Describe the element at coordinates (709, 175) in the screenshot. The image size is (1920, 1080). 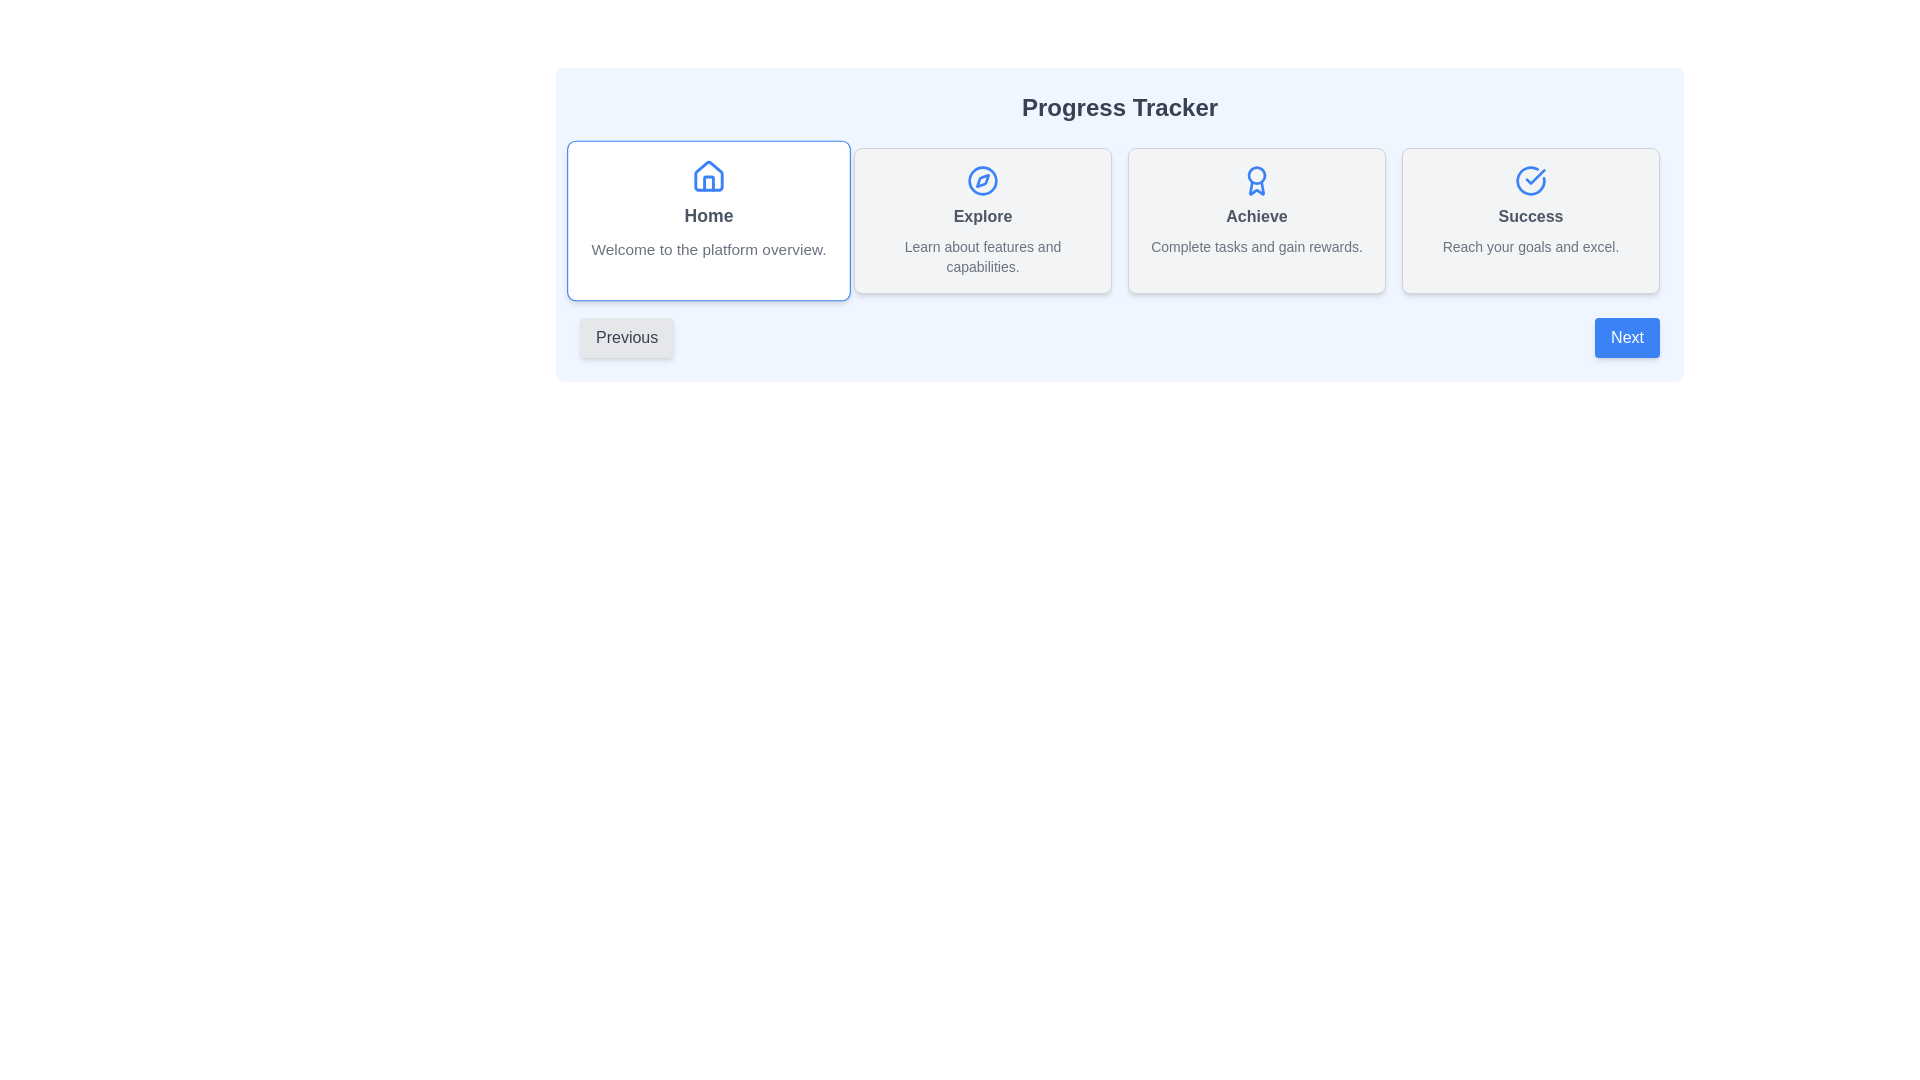
I see `the Decorative Icon shaped like a house, which is located above the 'Home' text label in the navigation card` at that location.